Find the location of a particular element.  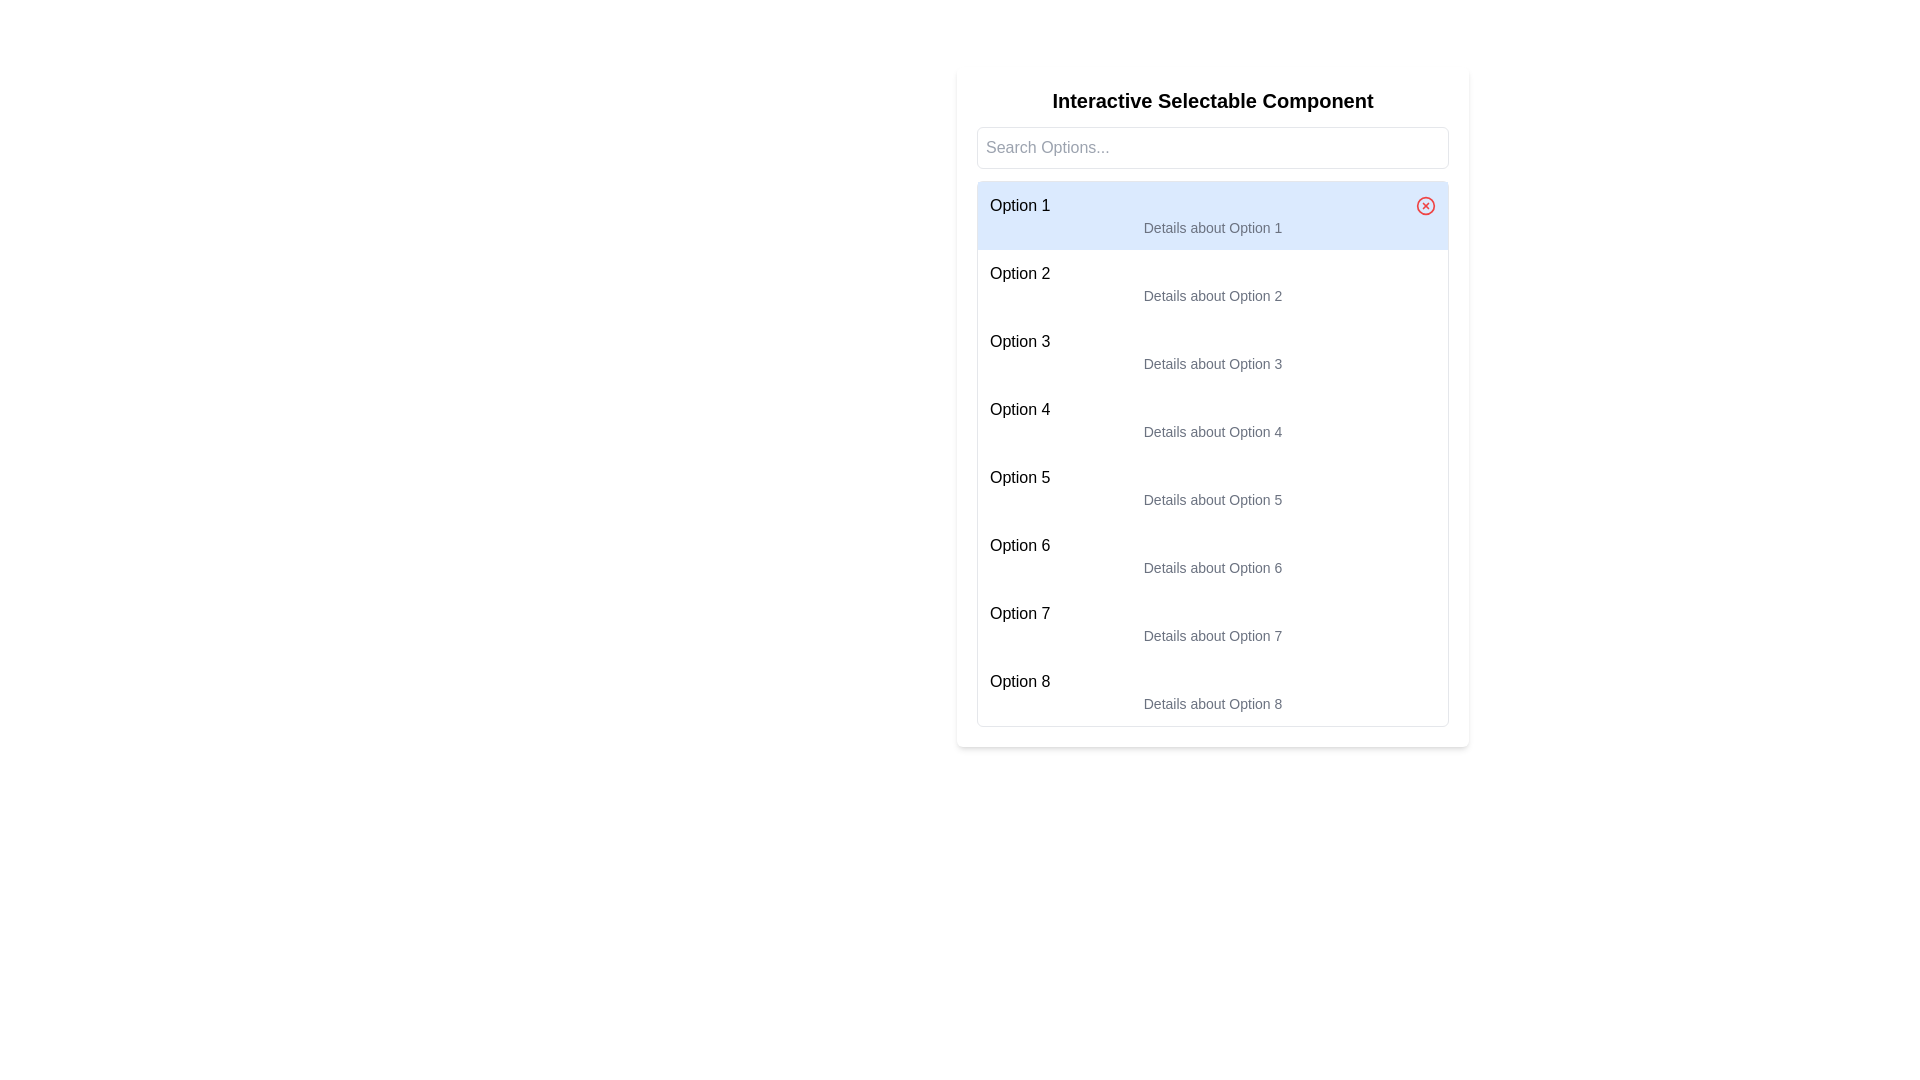

the 'Option 2' text label, which displays the label as part of a vertical list of options is located at coordinates (1020, 273).